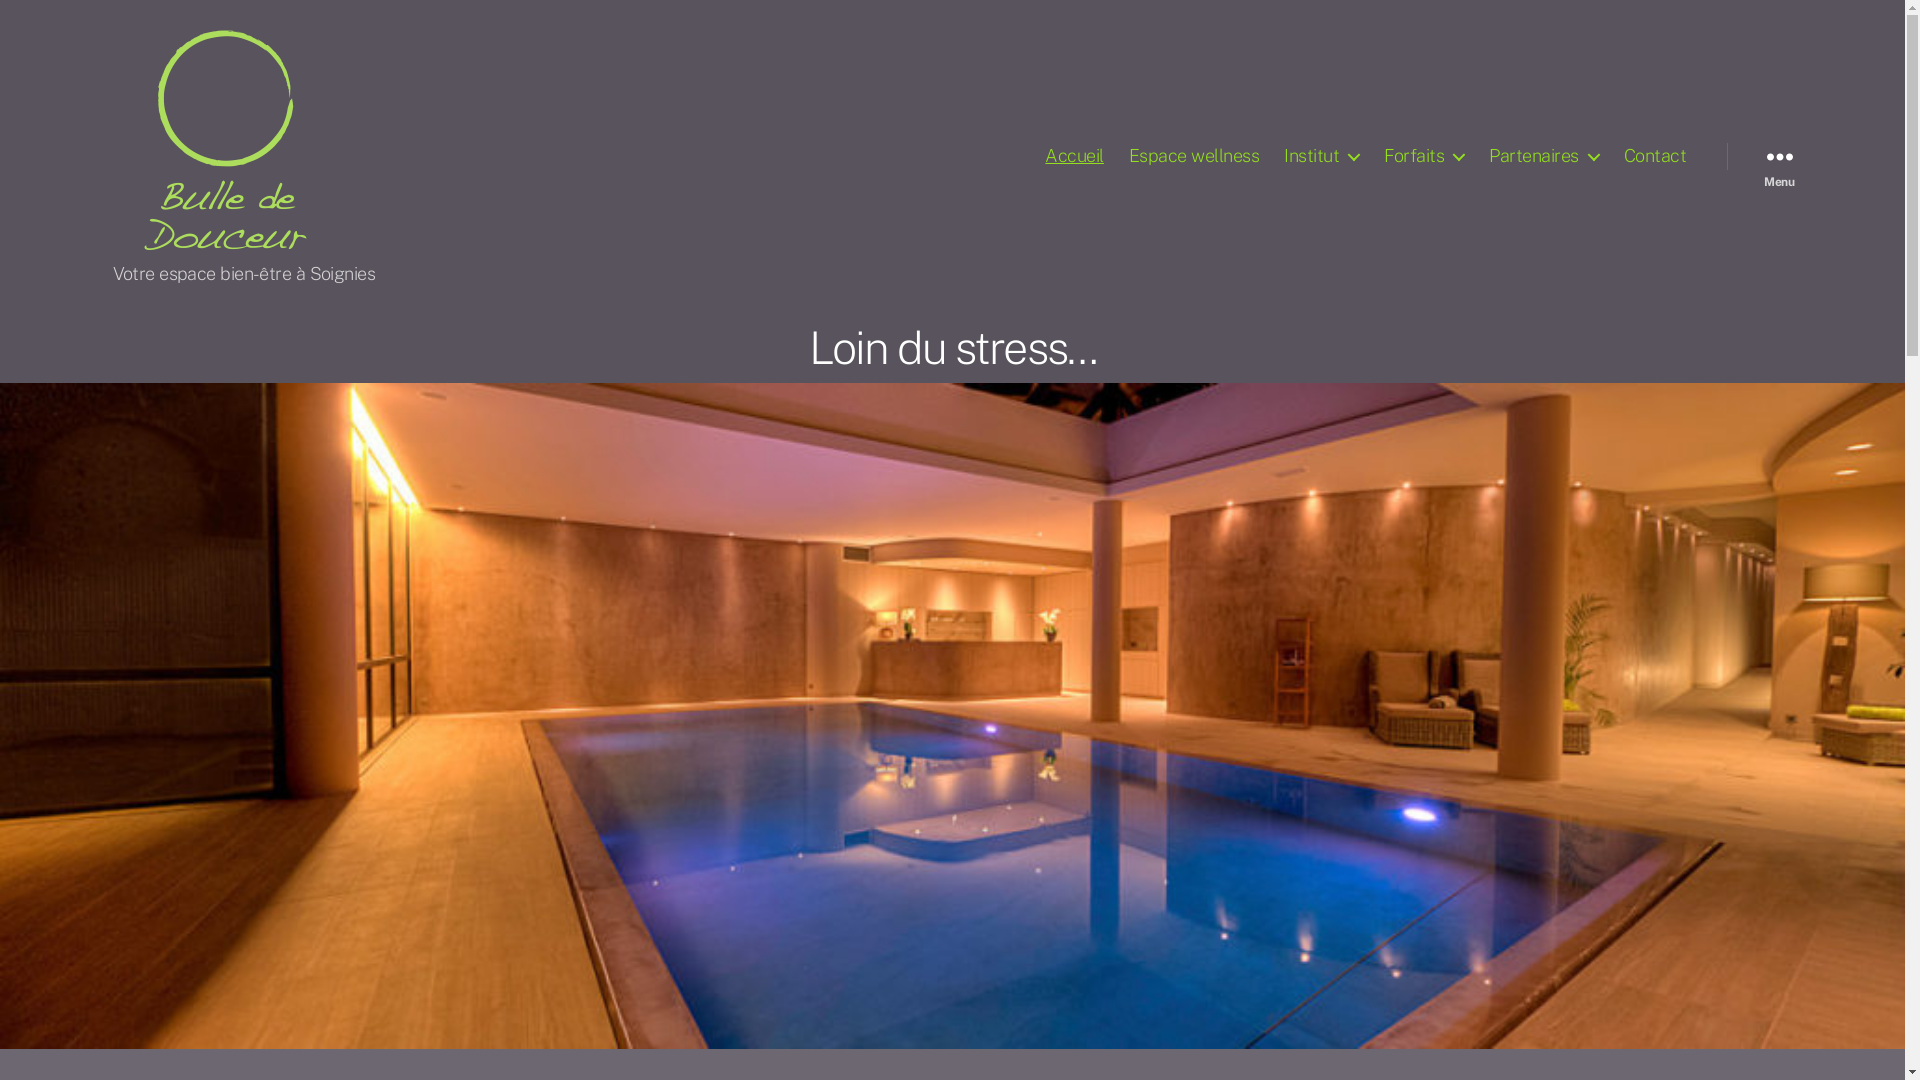 The height and width of the screenshot is (1080, 1920). What do you see at coordinates (1423, 154) in the screenshot?
I see `'Forfaits'` at bounding box center [1423, 154].